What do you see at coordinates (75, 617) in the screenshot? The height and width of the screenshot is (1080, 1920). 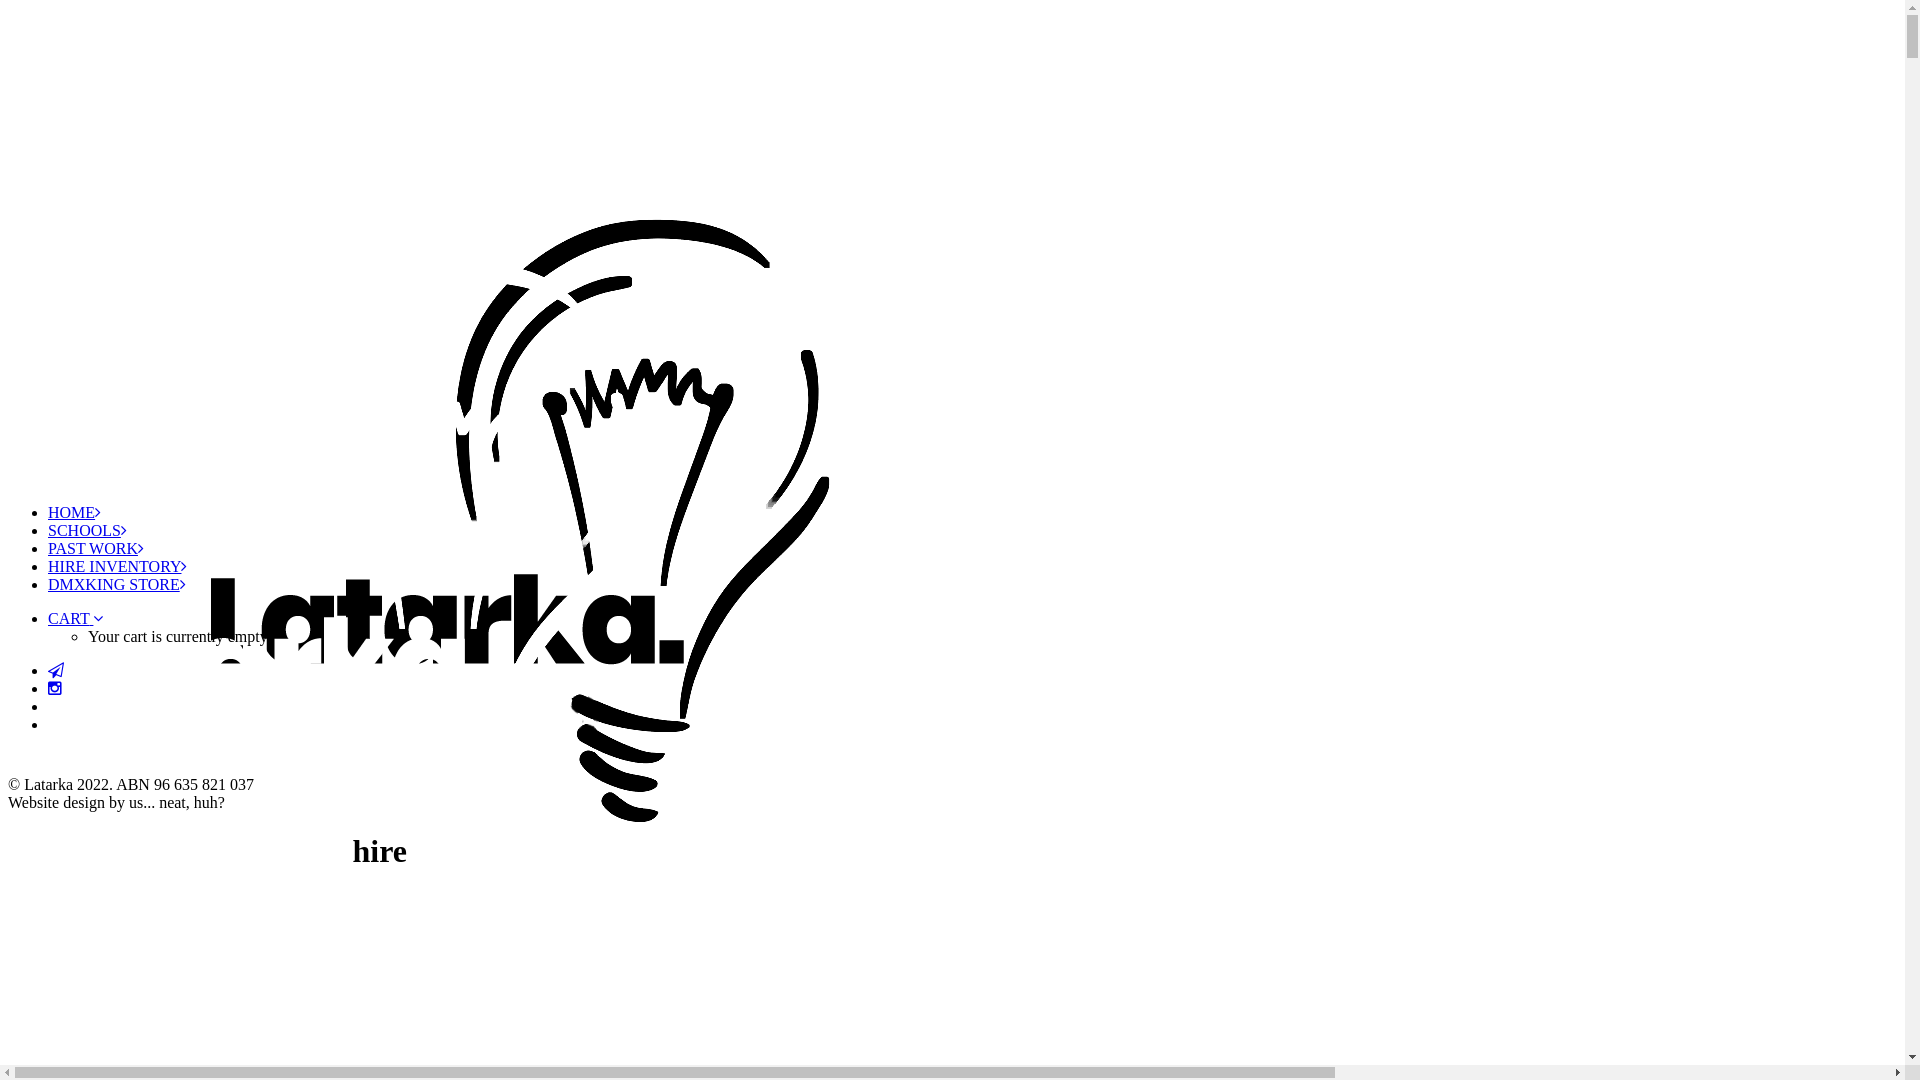 I see `'CART'` at bounding box center [75, 617].